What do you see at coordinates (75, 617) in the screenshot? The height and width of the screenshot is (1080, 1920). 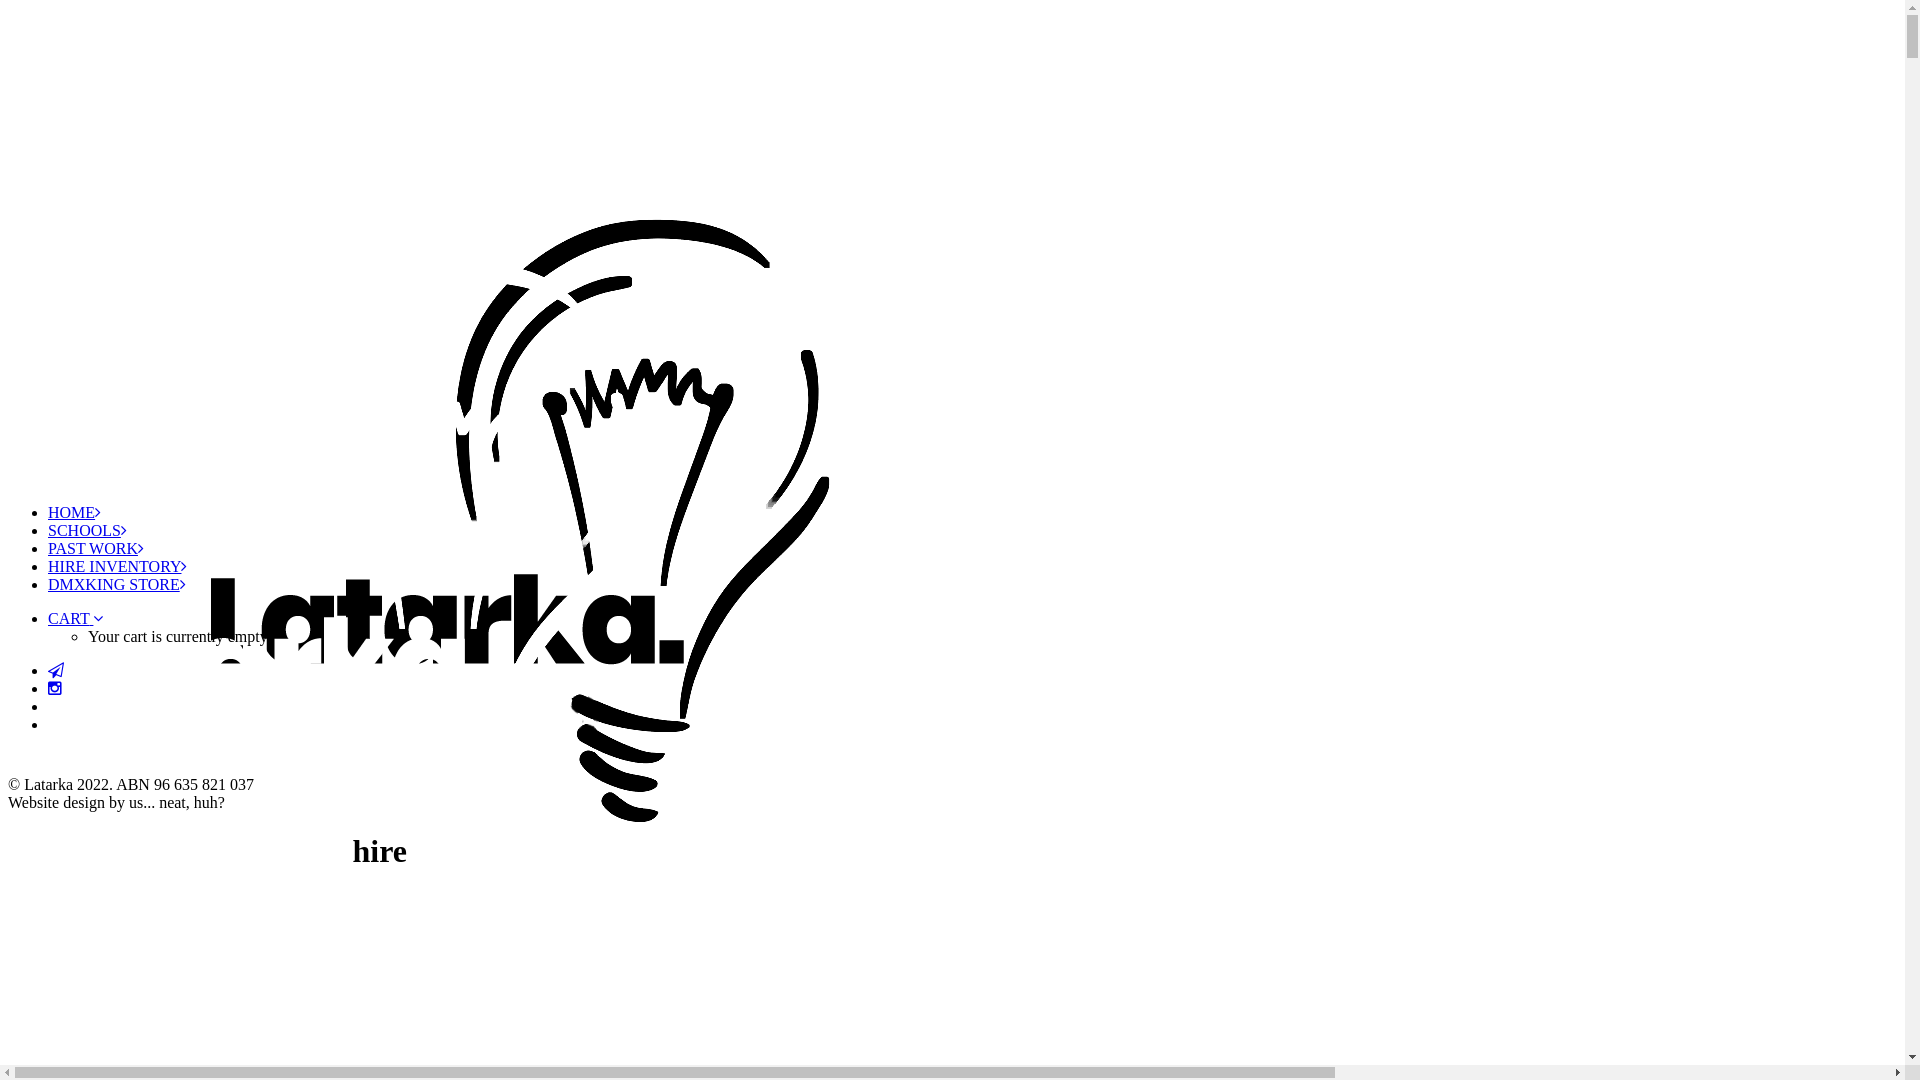 I see `'CART'` at bounding box center [75, 617].